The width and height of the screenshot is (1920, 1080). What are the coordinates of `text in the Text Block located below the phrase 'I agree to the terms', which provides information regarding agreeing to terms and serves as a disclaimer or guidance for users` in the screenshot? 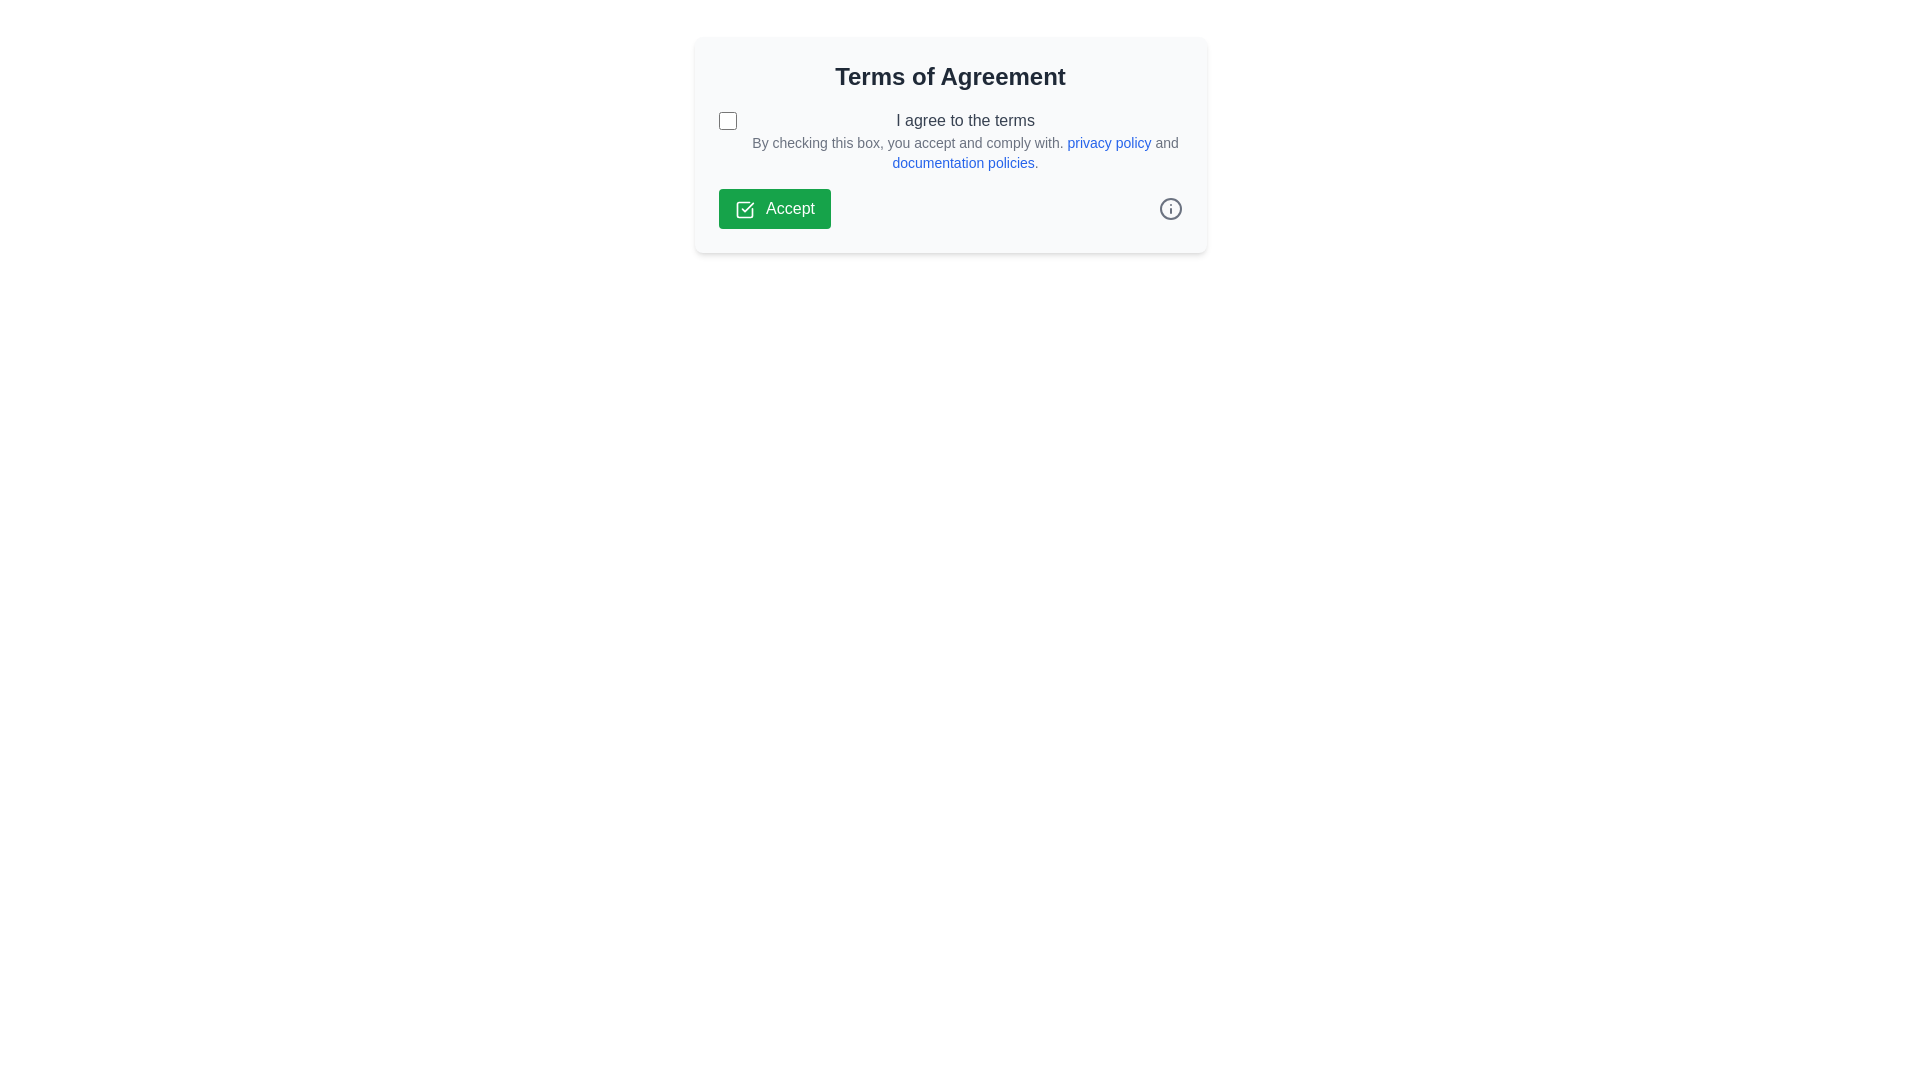 It's located at (965, 152).